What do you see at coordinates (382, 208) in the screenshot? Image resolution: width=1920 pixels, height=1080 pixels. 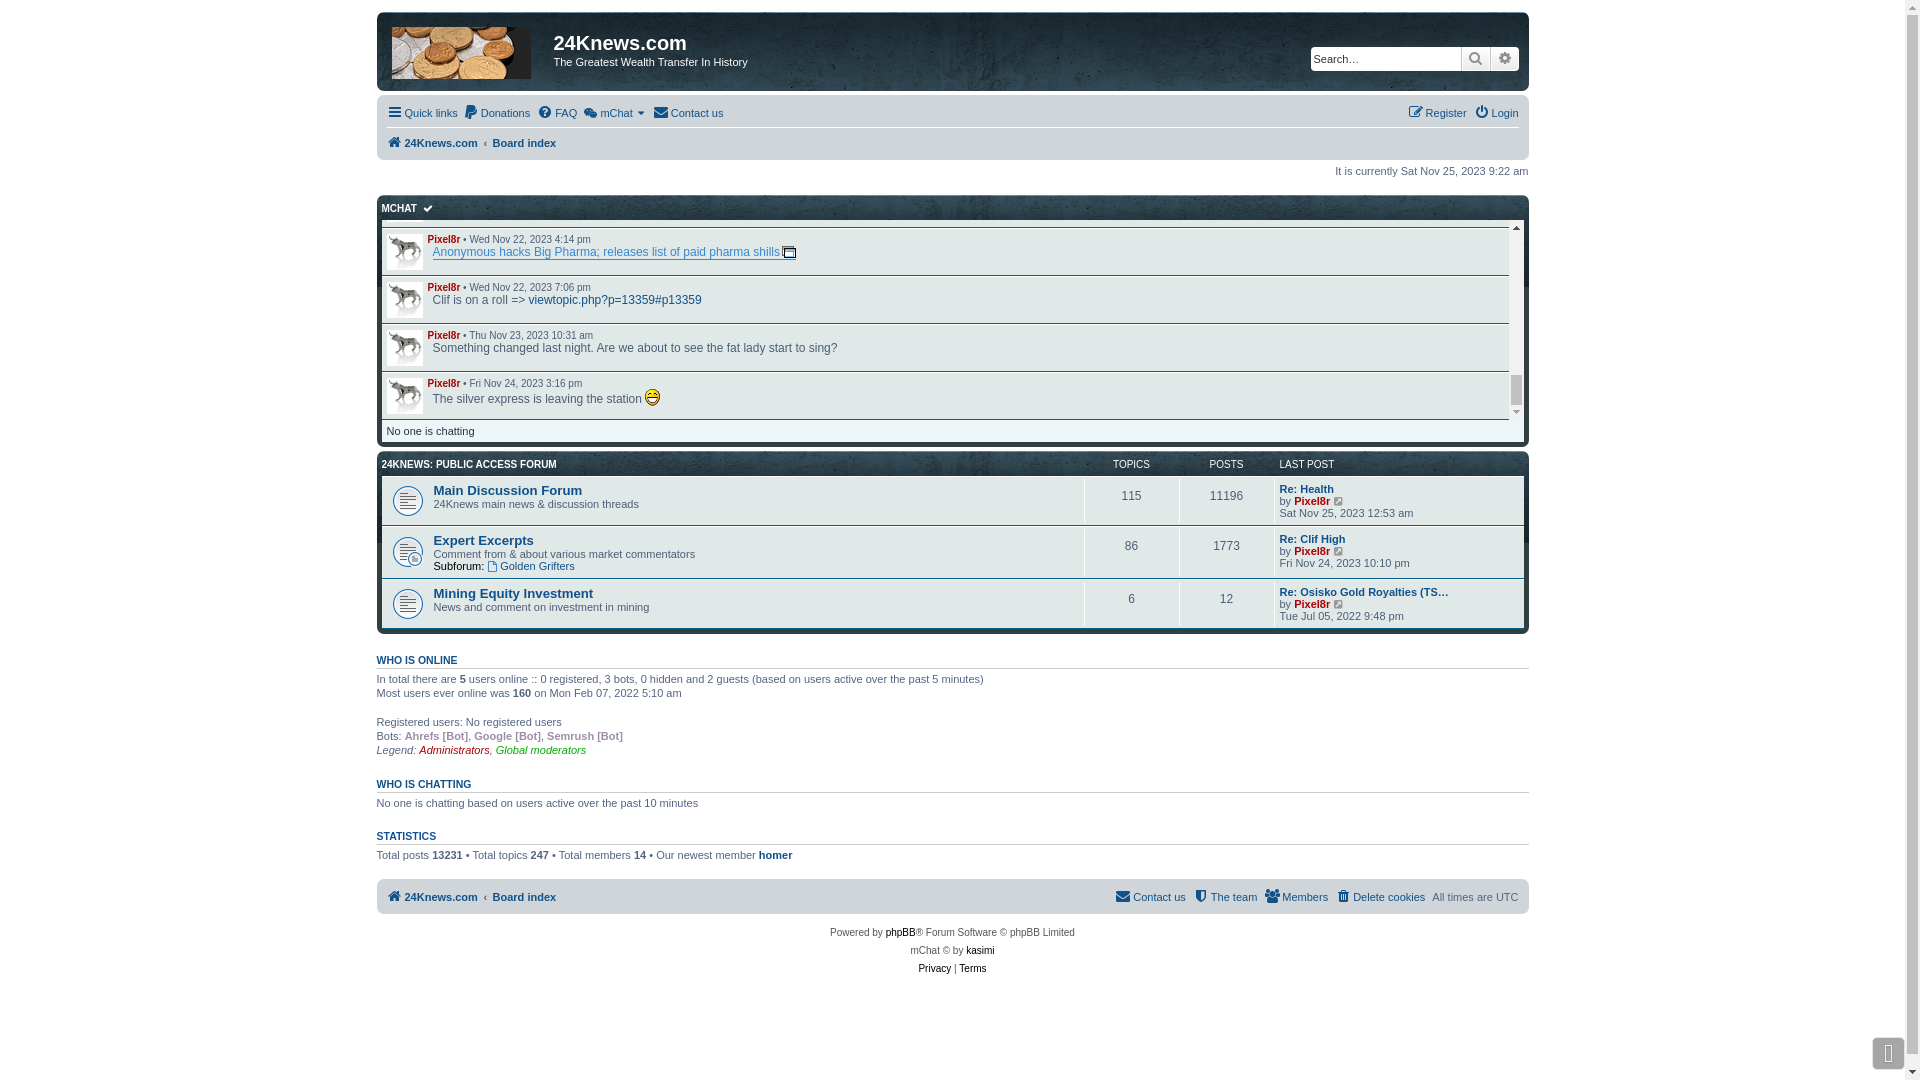 I see `'MCHAT'` at bounding box center [382, 208].